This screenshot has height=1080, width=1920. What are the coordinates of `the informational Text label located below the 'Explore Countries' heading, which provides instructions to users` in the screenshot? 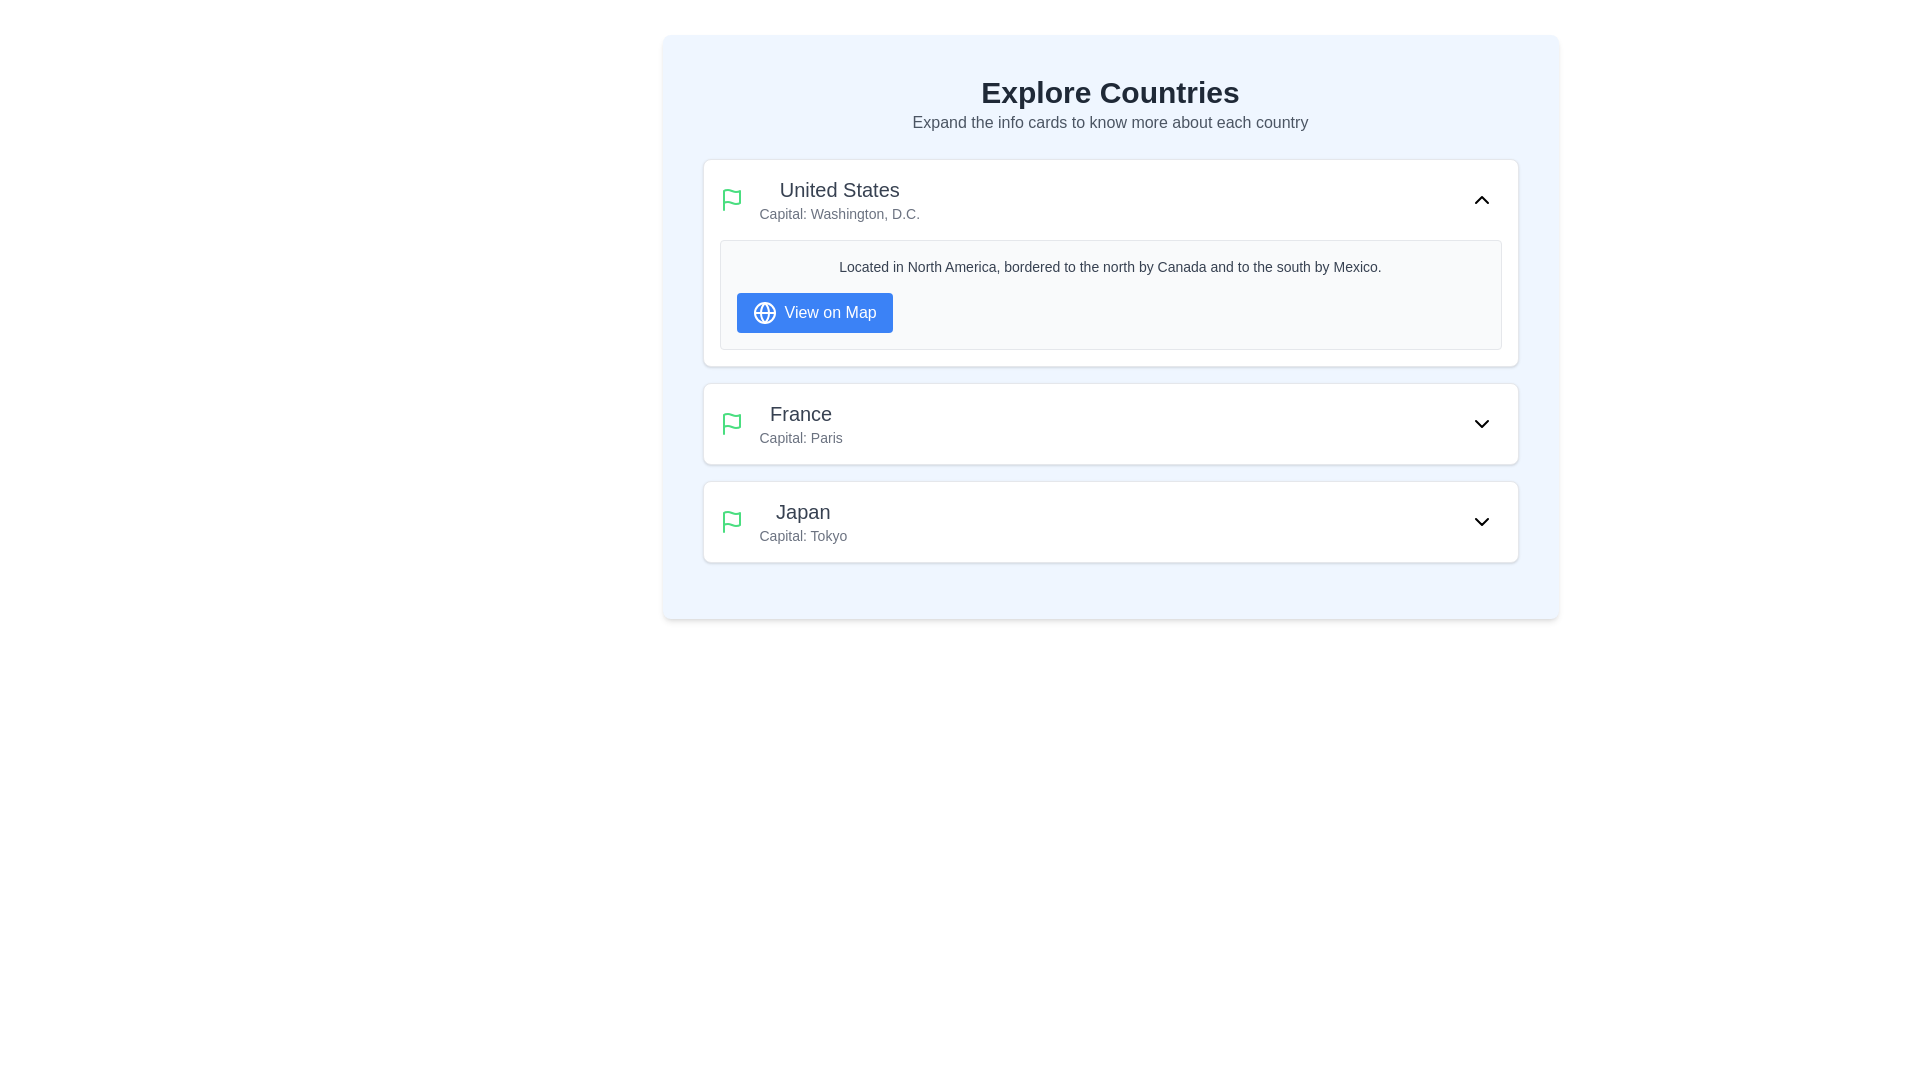 It's located at (1109, 123).